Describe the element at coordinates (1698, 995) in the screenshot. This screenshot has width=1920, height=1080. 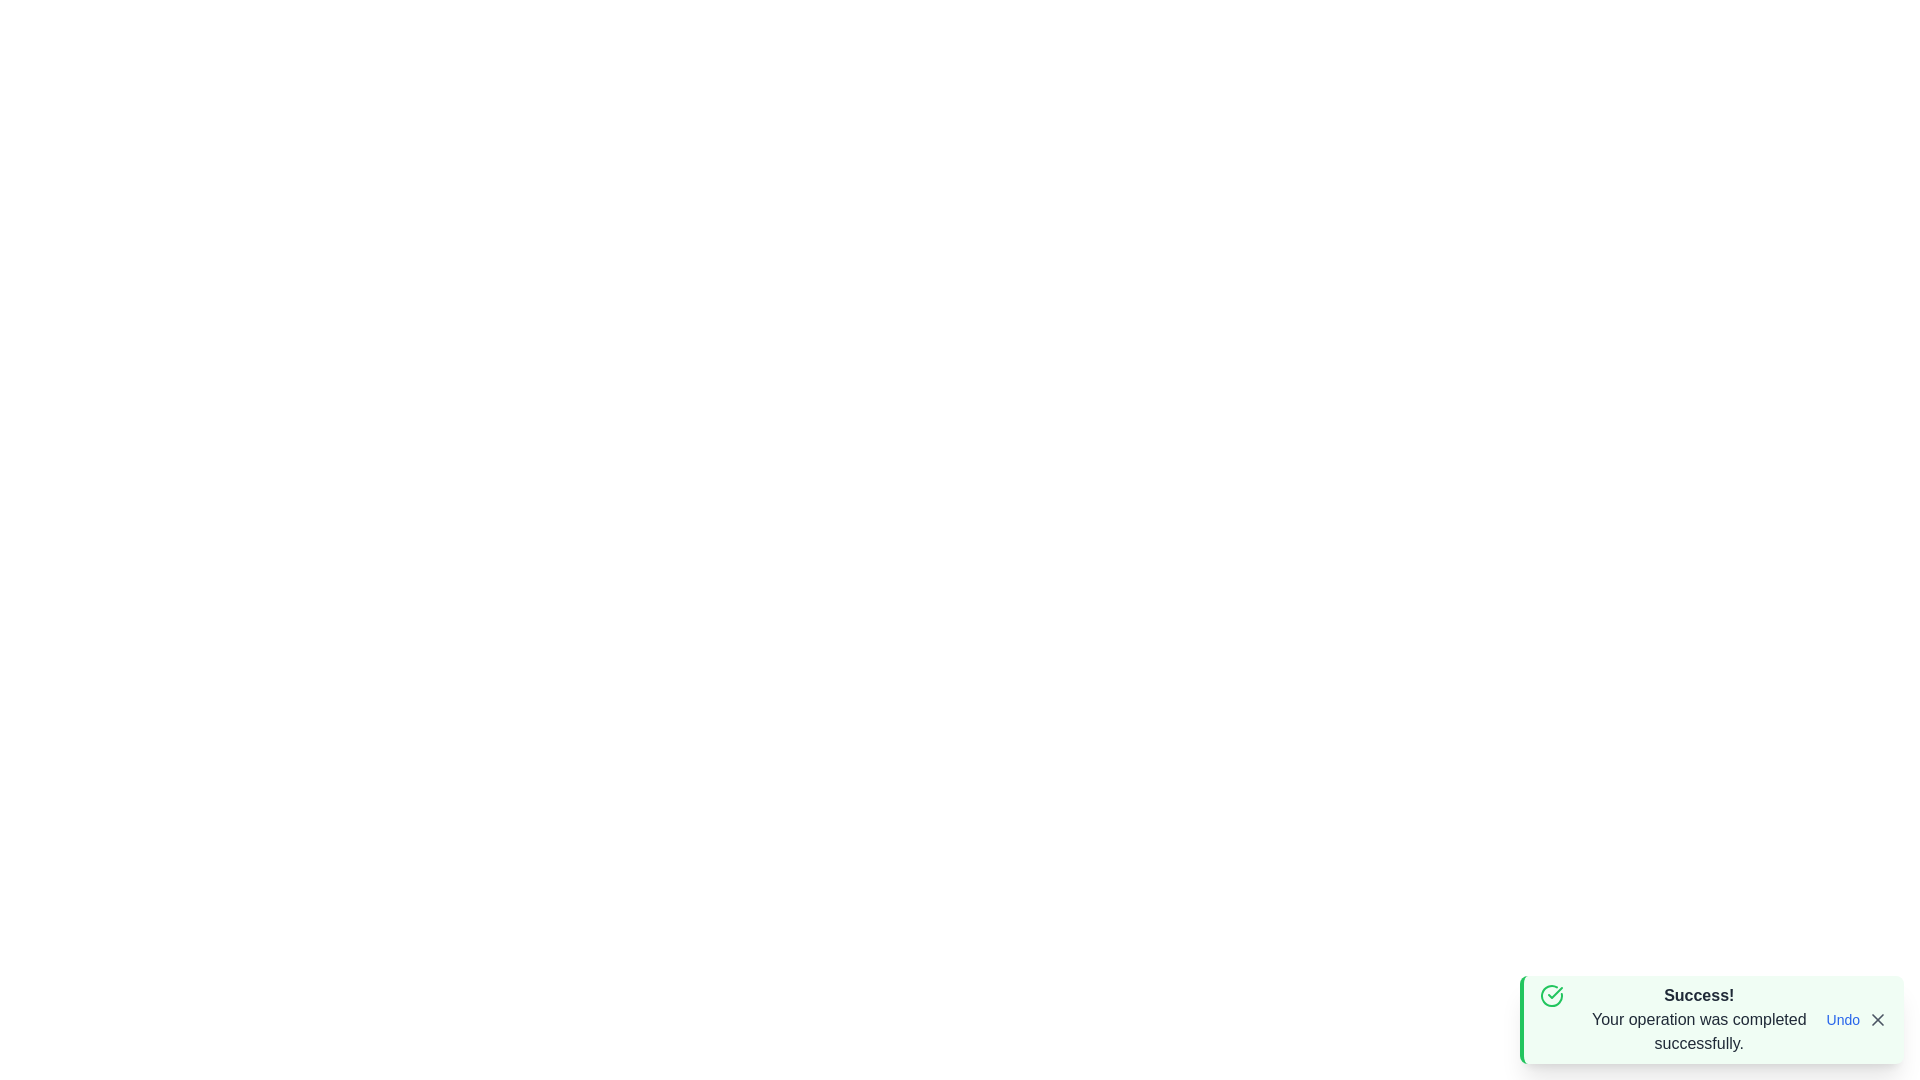
I see `the title text 'Success!' to select it` at that location.